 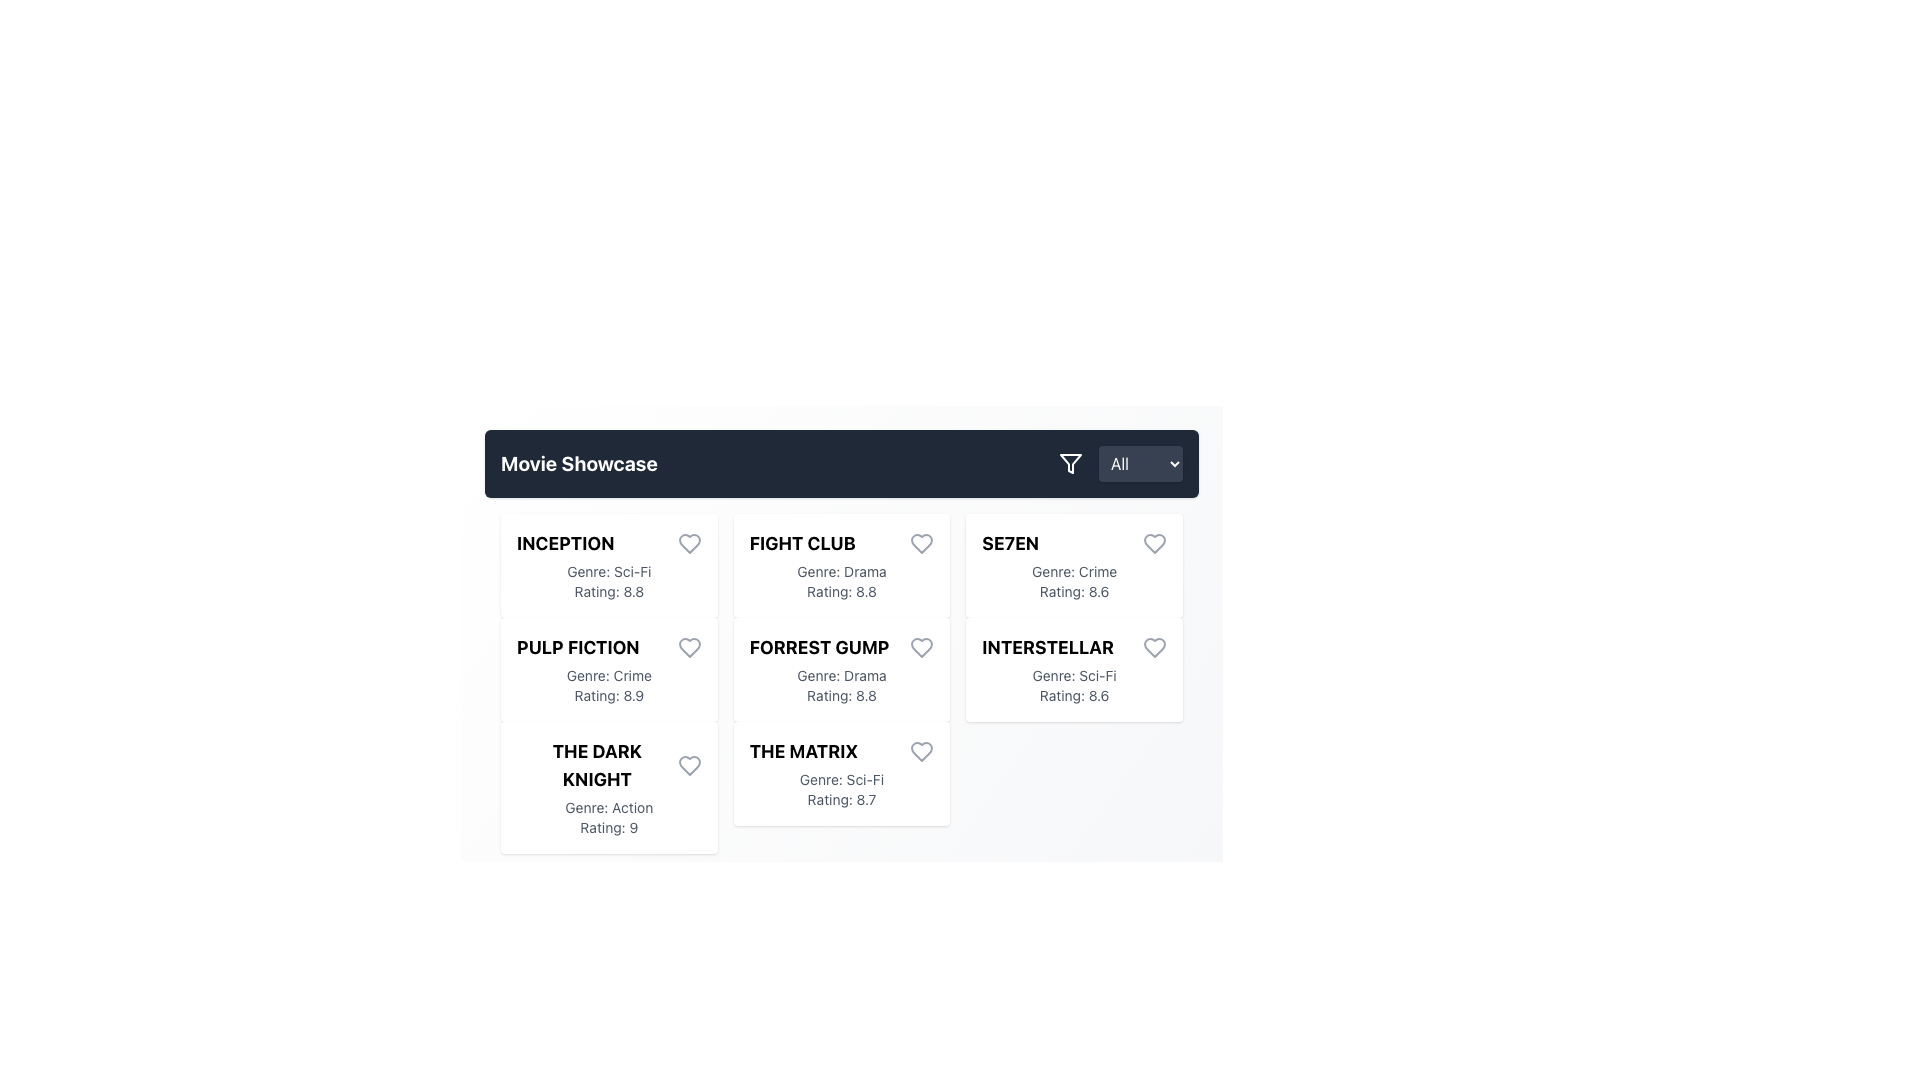 I want to click on the text label indicating the genre of the movie 'INCEPTION', which is positioned immediately after the word 'Genre:' in the first row of the grid layout, so click(x=631, y=571).